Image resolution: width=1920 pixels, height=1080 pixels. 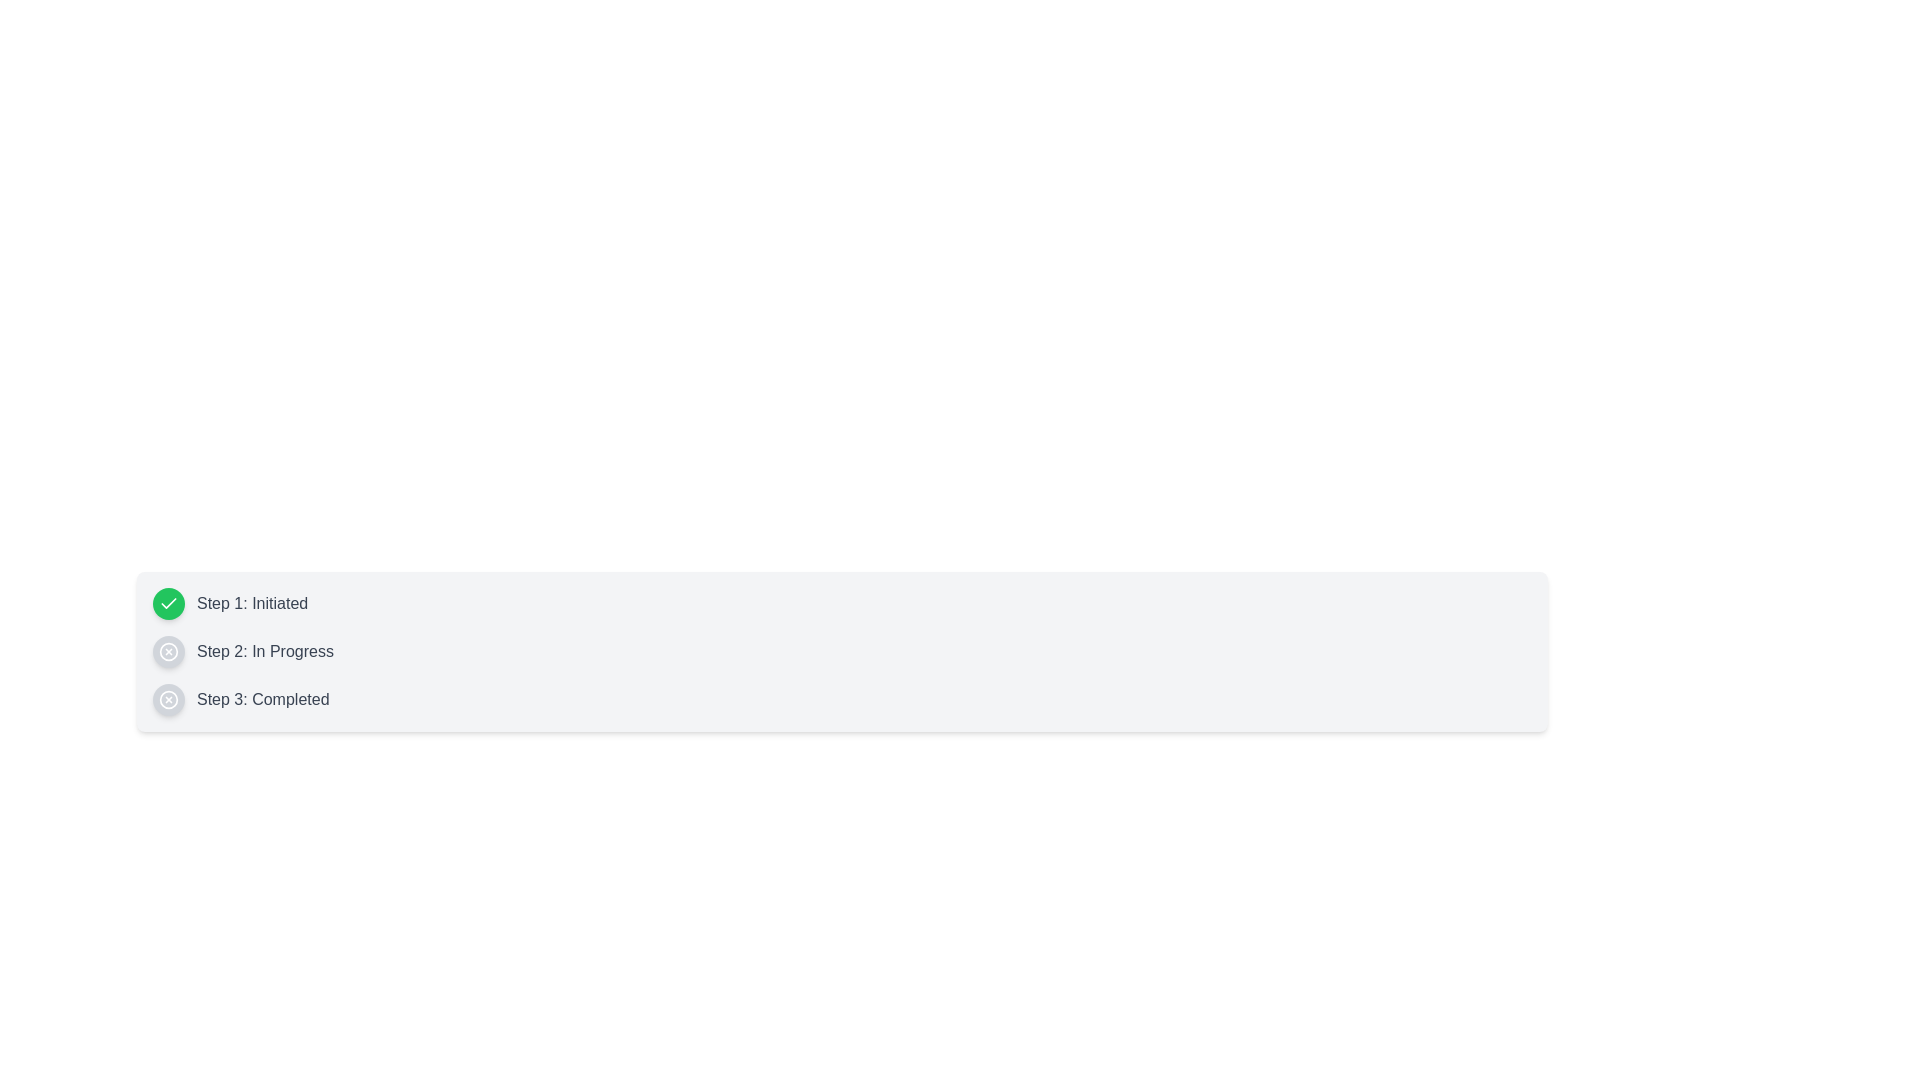 I want to click on the visual state of the circular Status indicator with a gray background and a white 'X' symbol, located to the left of 'Step 2: In Progress', so click(x=168, y=651).